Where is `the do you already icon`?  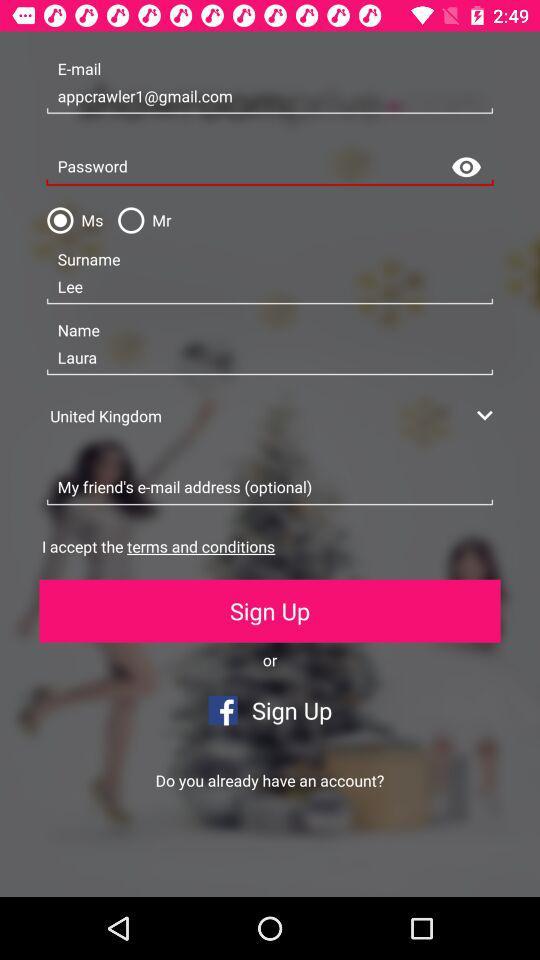
the do you already icon is located at coordinates (270, 779).